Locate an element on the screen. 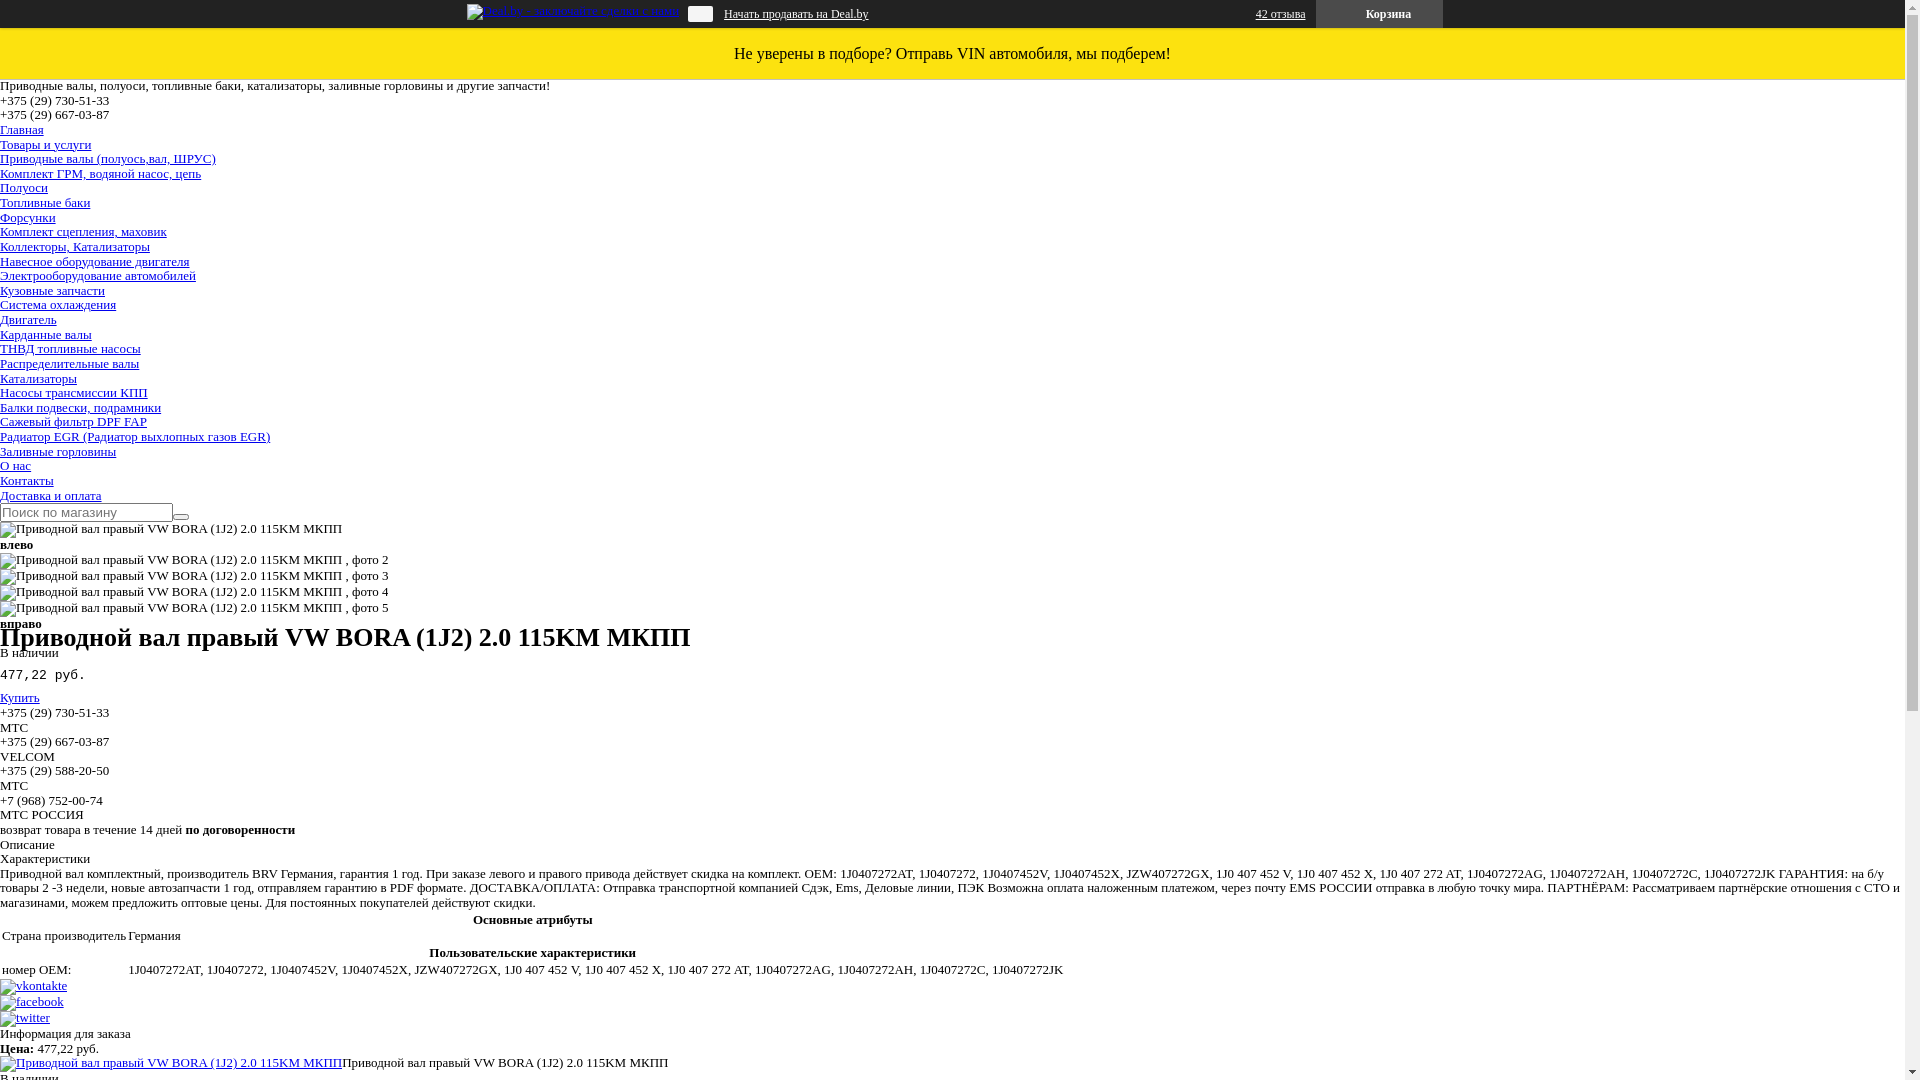 Image resolution: width=1920 pixels, height=1080 pixels. 'facebook' is located at coordinates (32, 1001).